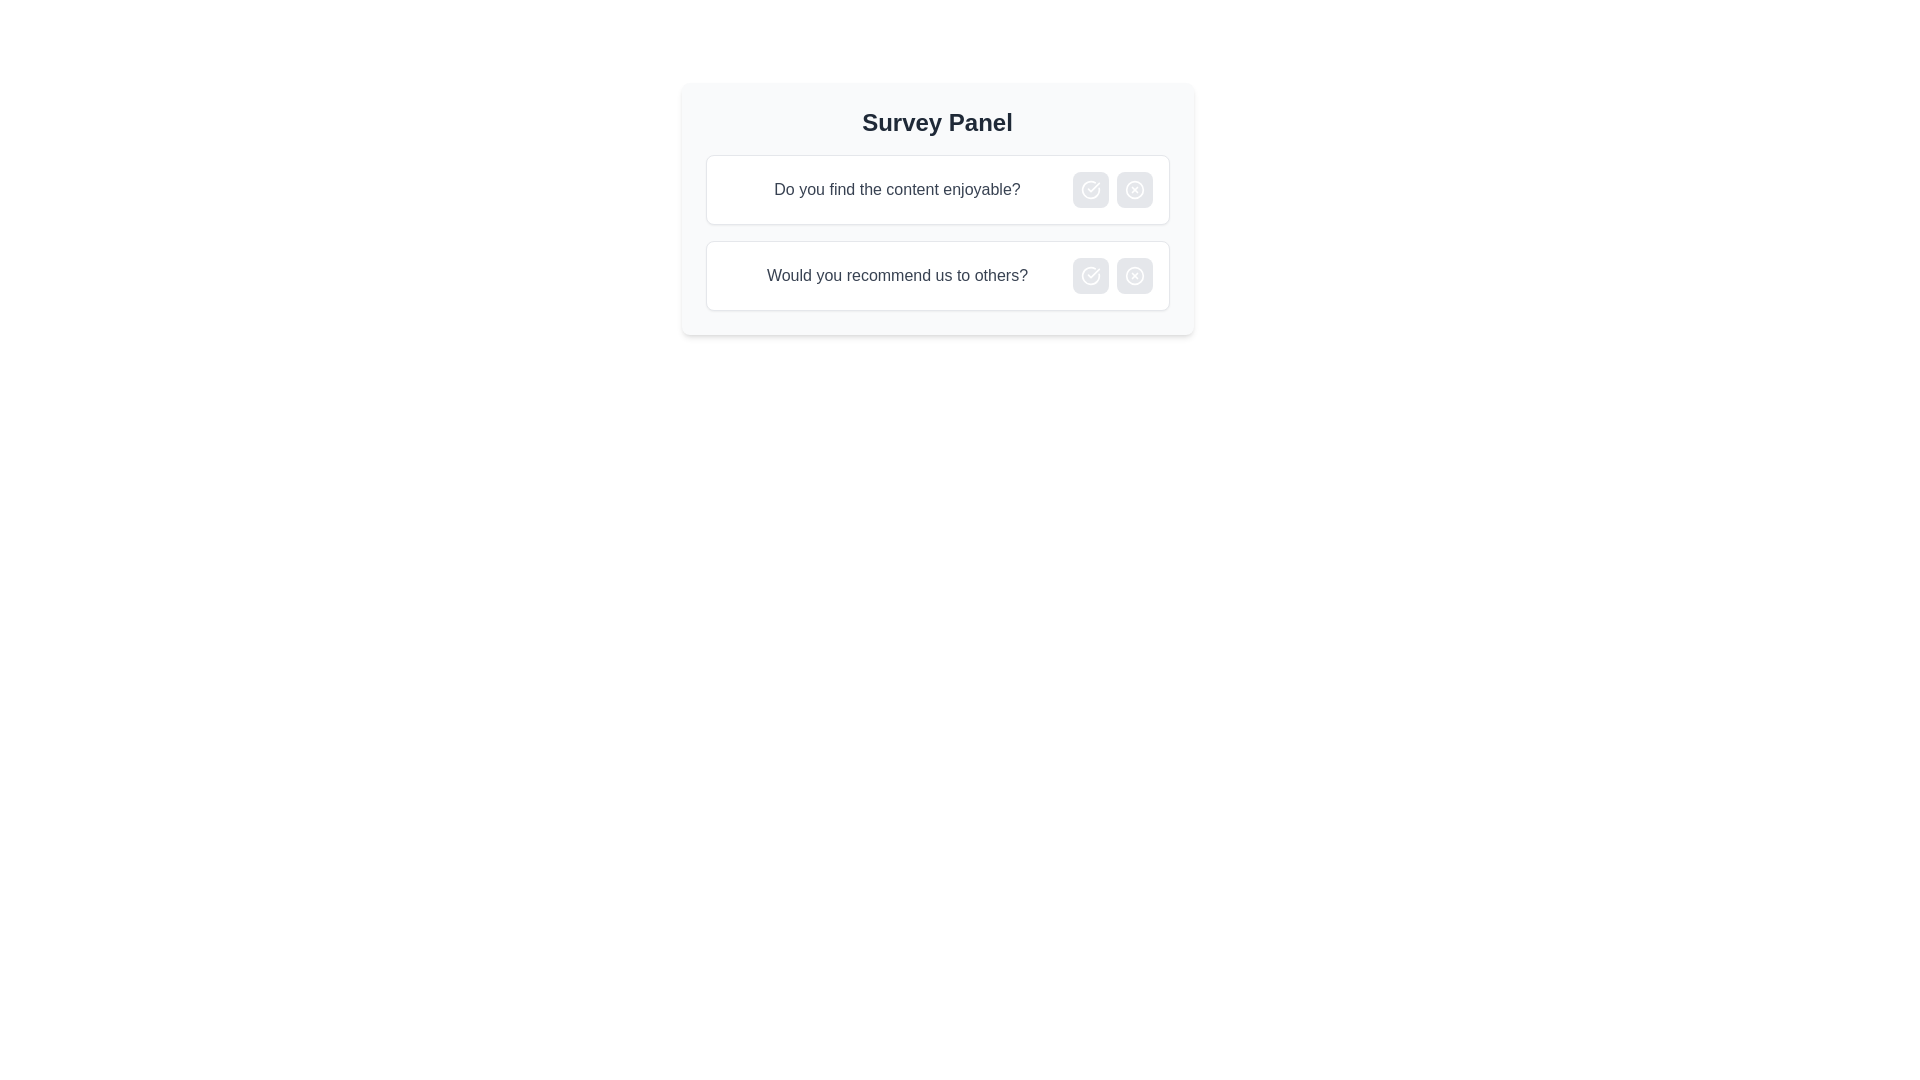 The image size is (1920, 1080). Describe the element at coordinates (1111, 276) in the screenshot. I see `the checkmark button in the grouped interactive button set located in the second row of the panel, right of the question text 'Would you recommend us to others?'` at that location.